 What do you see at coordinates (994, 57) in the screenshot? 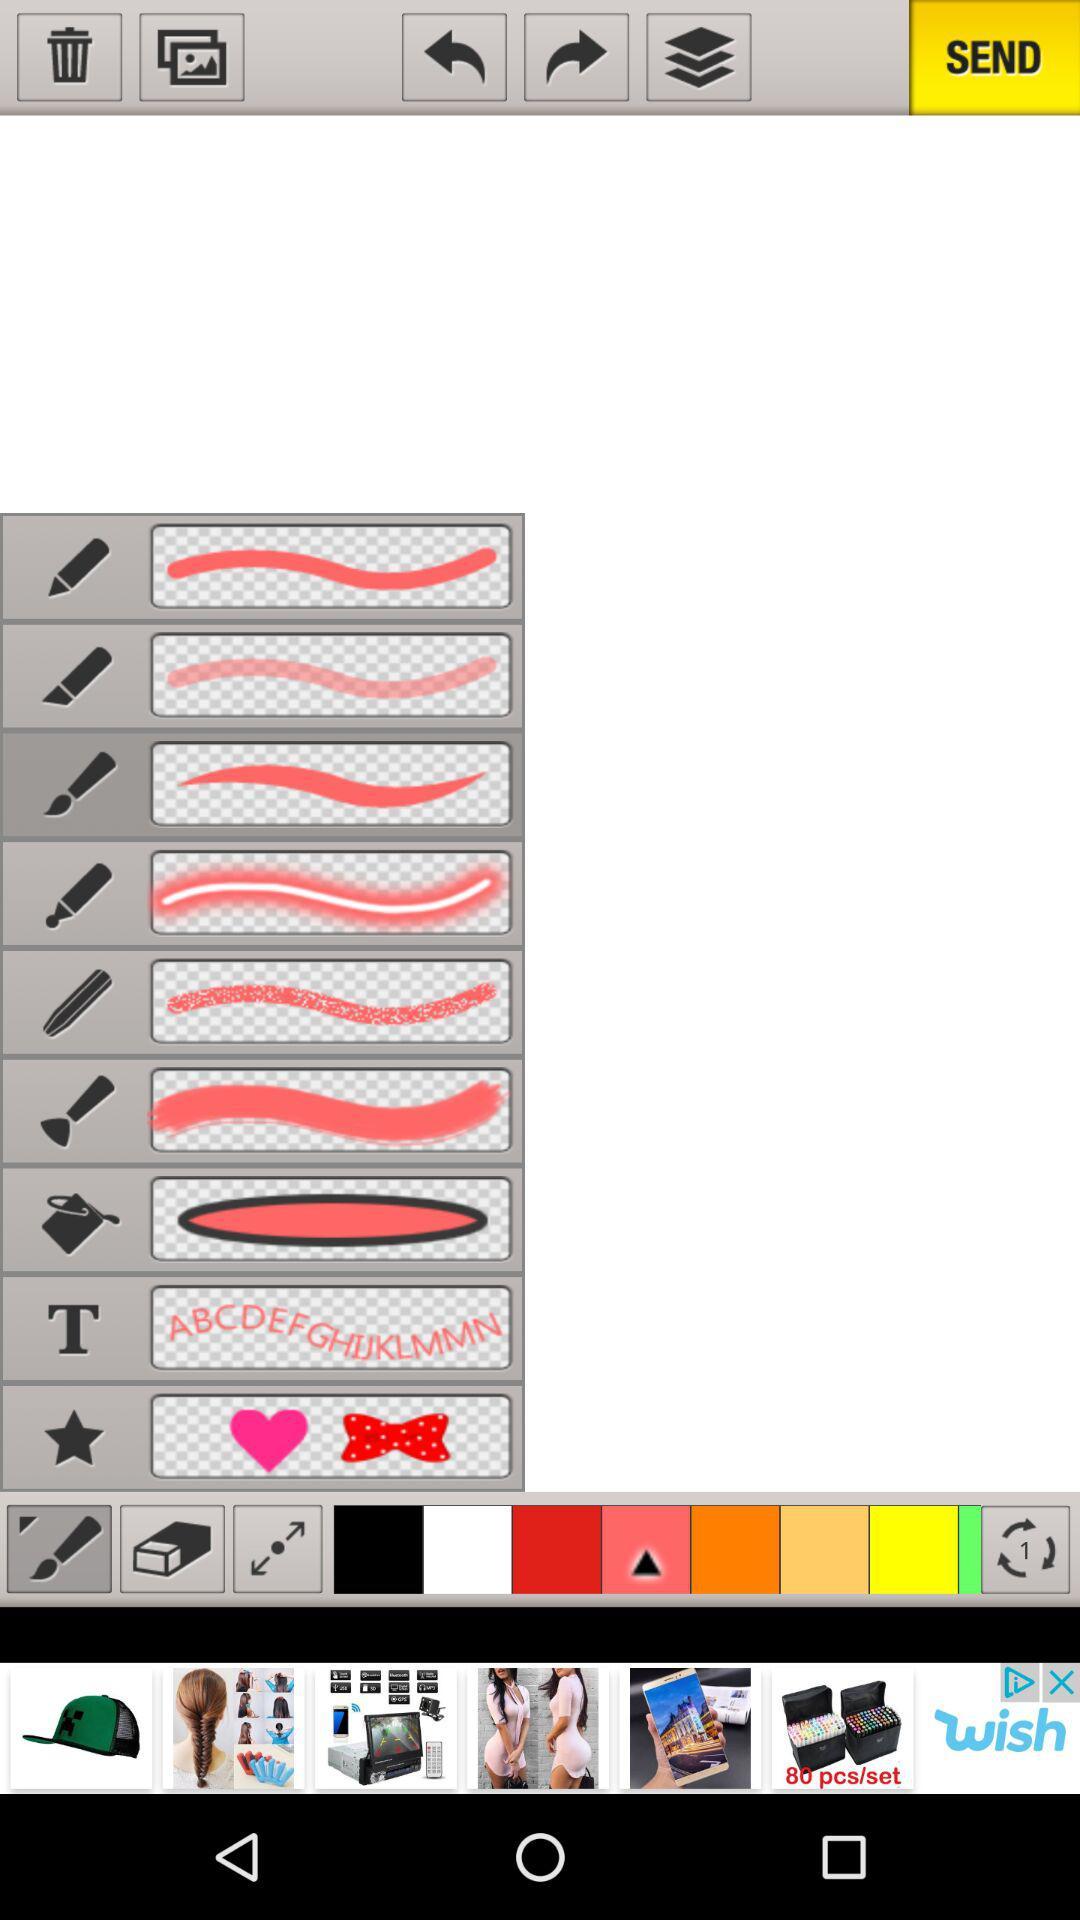
I see `send the paint` at bounding box center [994, 57].